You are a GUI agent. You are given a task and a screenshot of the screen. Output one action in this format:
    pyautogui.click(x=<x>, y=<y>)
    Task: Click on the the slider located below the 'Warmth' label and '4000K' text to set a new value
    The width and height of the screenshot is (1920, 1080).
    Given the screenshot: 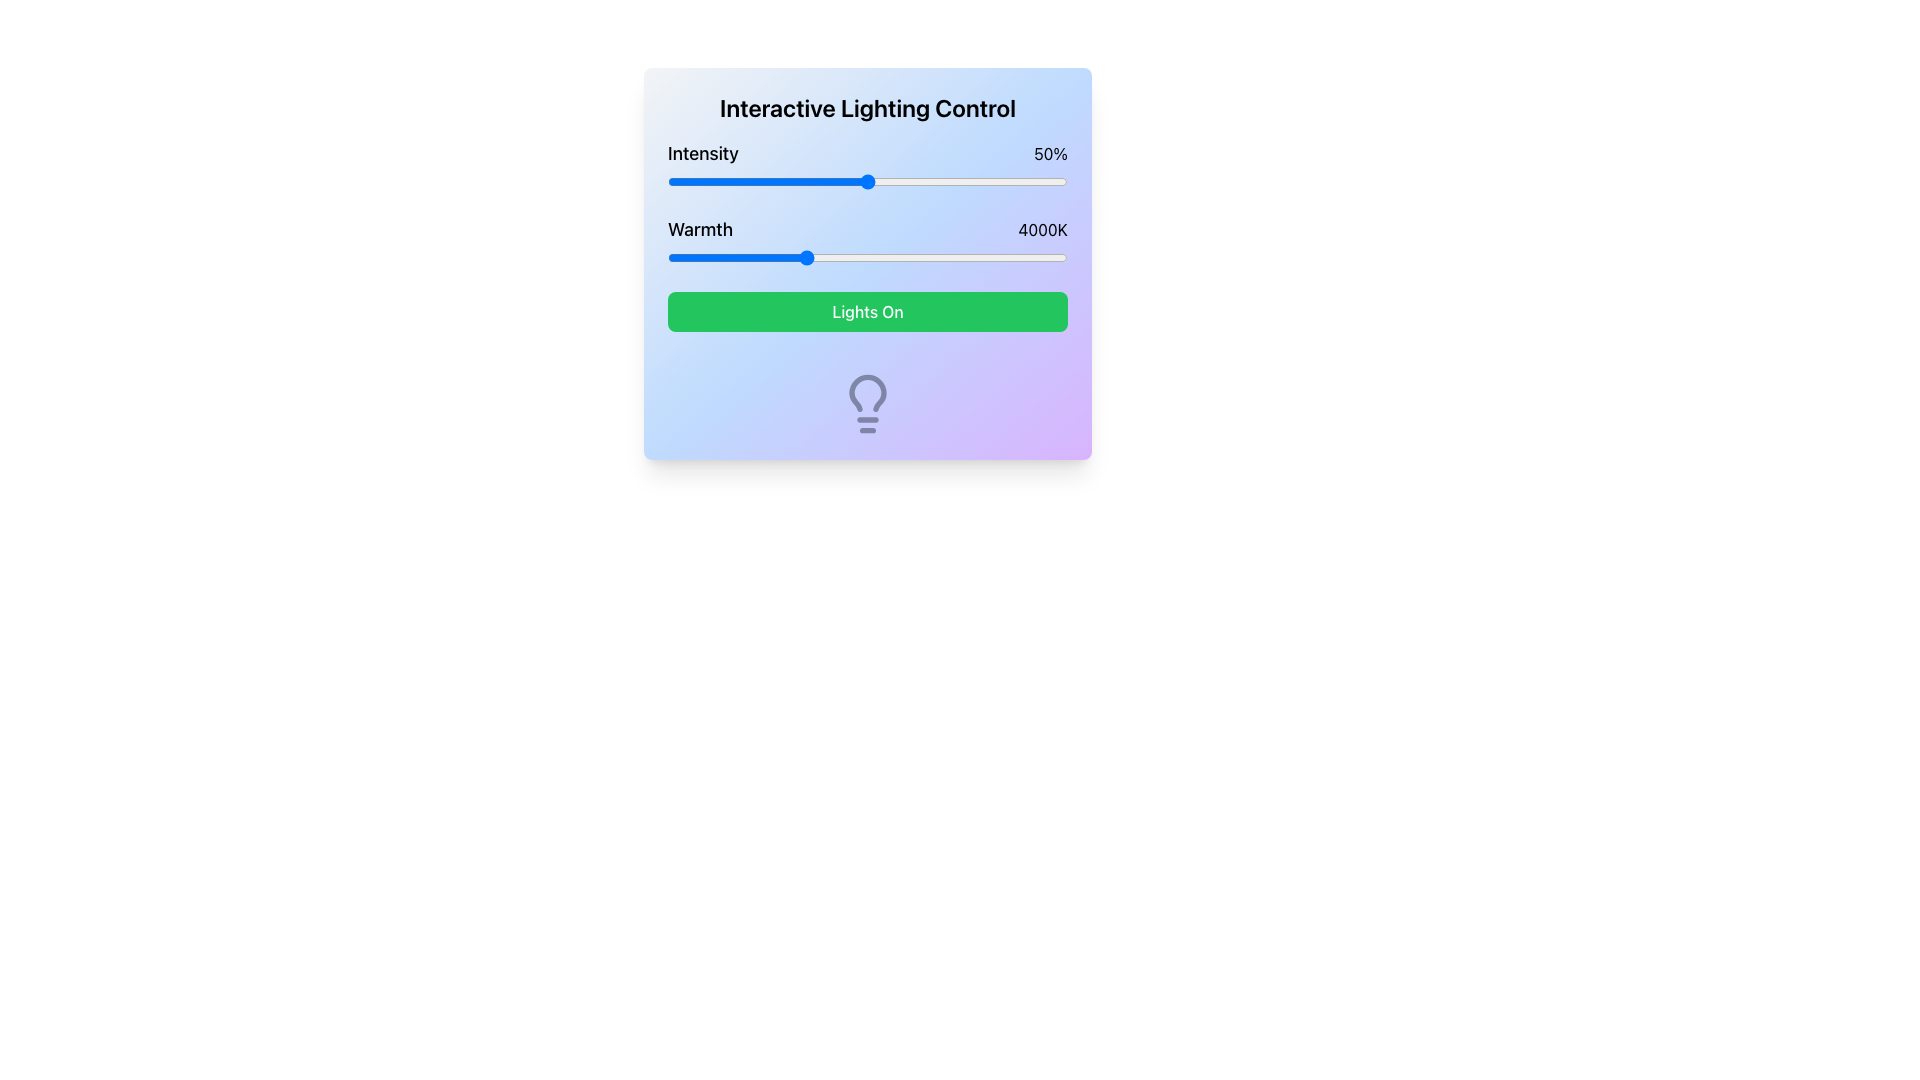 What is the action you would take?
    pyautogui.click(x=868, y=257)
    